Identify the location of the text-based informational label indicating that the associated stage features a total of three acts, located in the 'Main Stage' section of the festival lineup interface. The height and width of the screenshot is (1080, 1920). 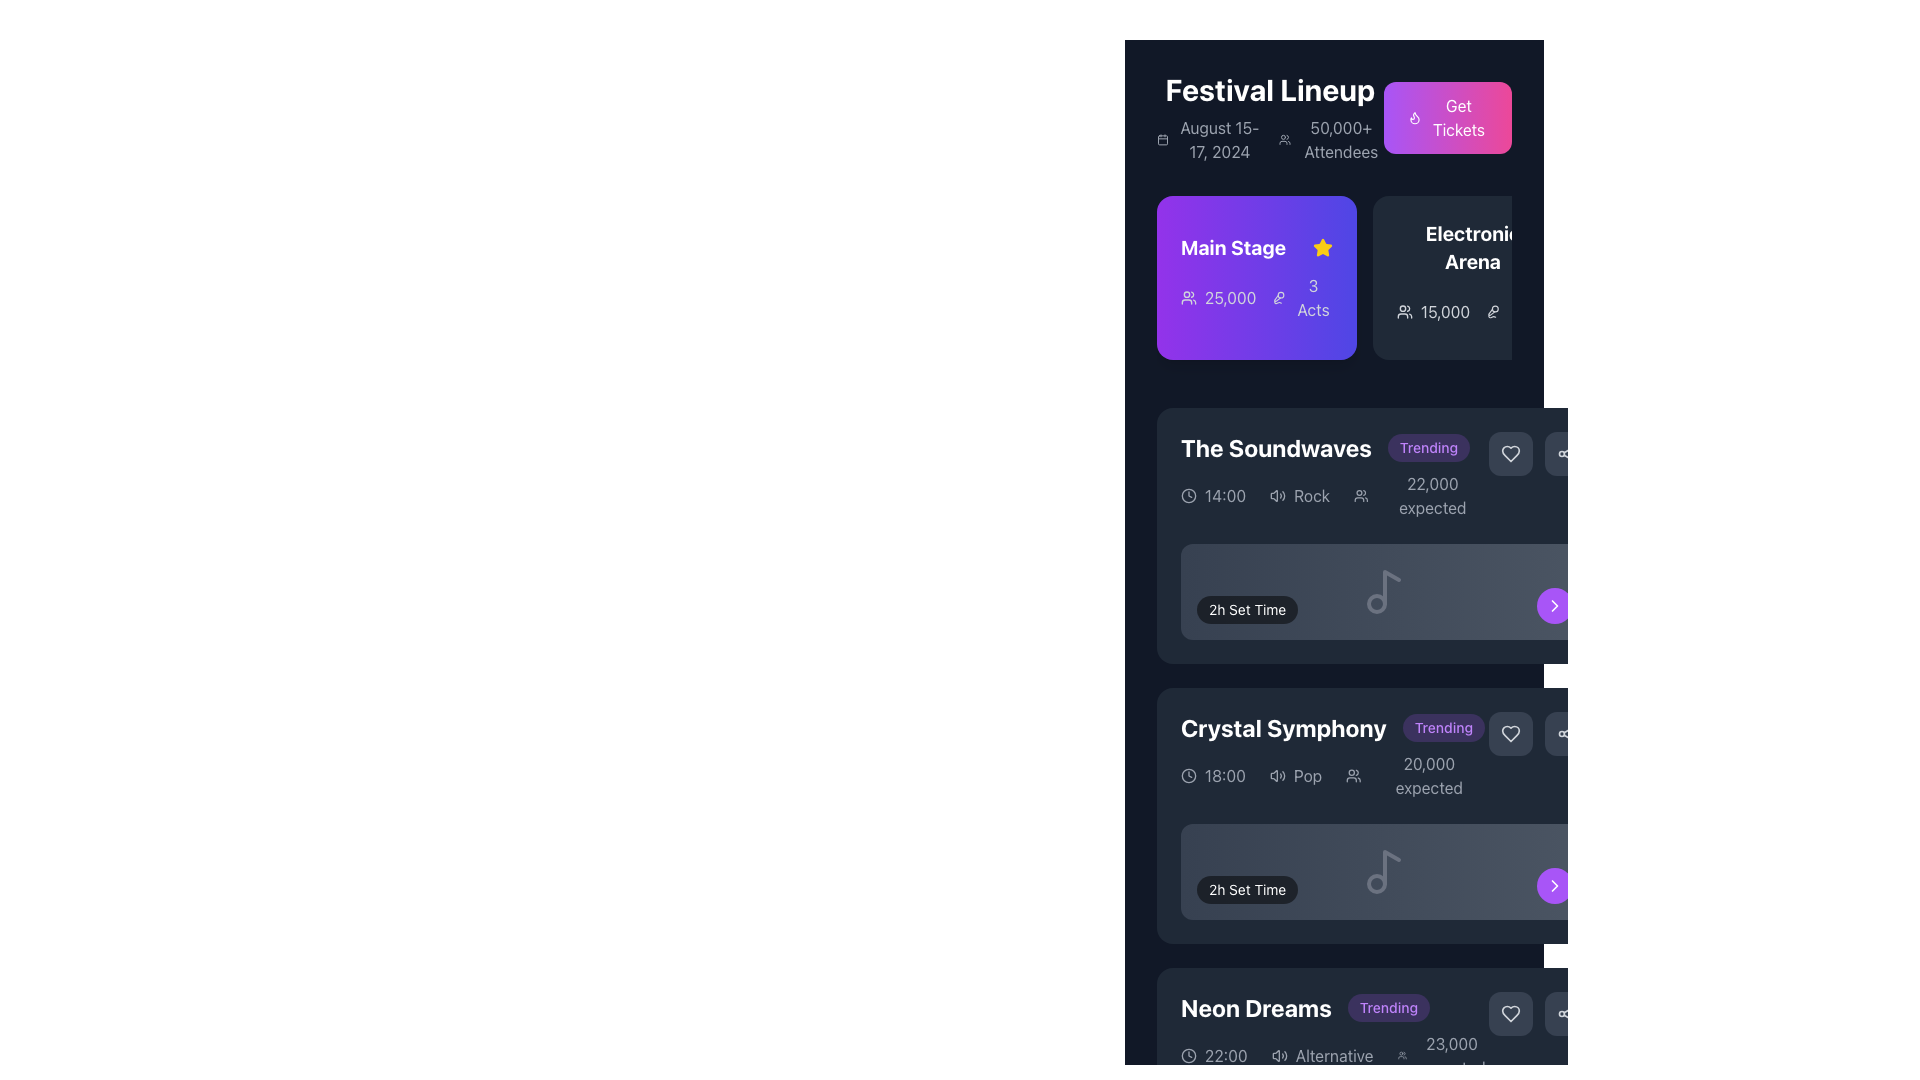
(1313, 297).